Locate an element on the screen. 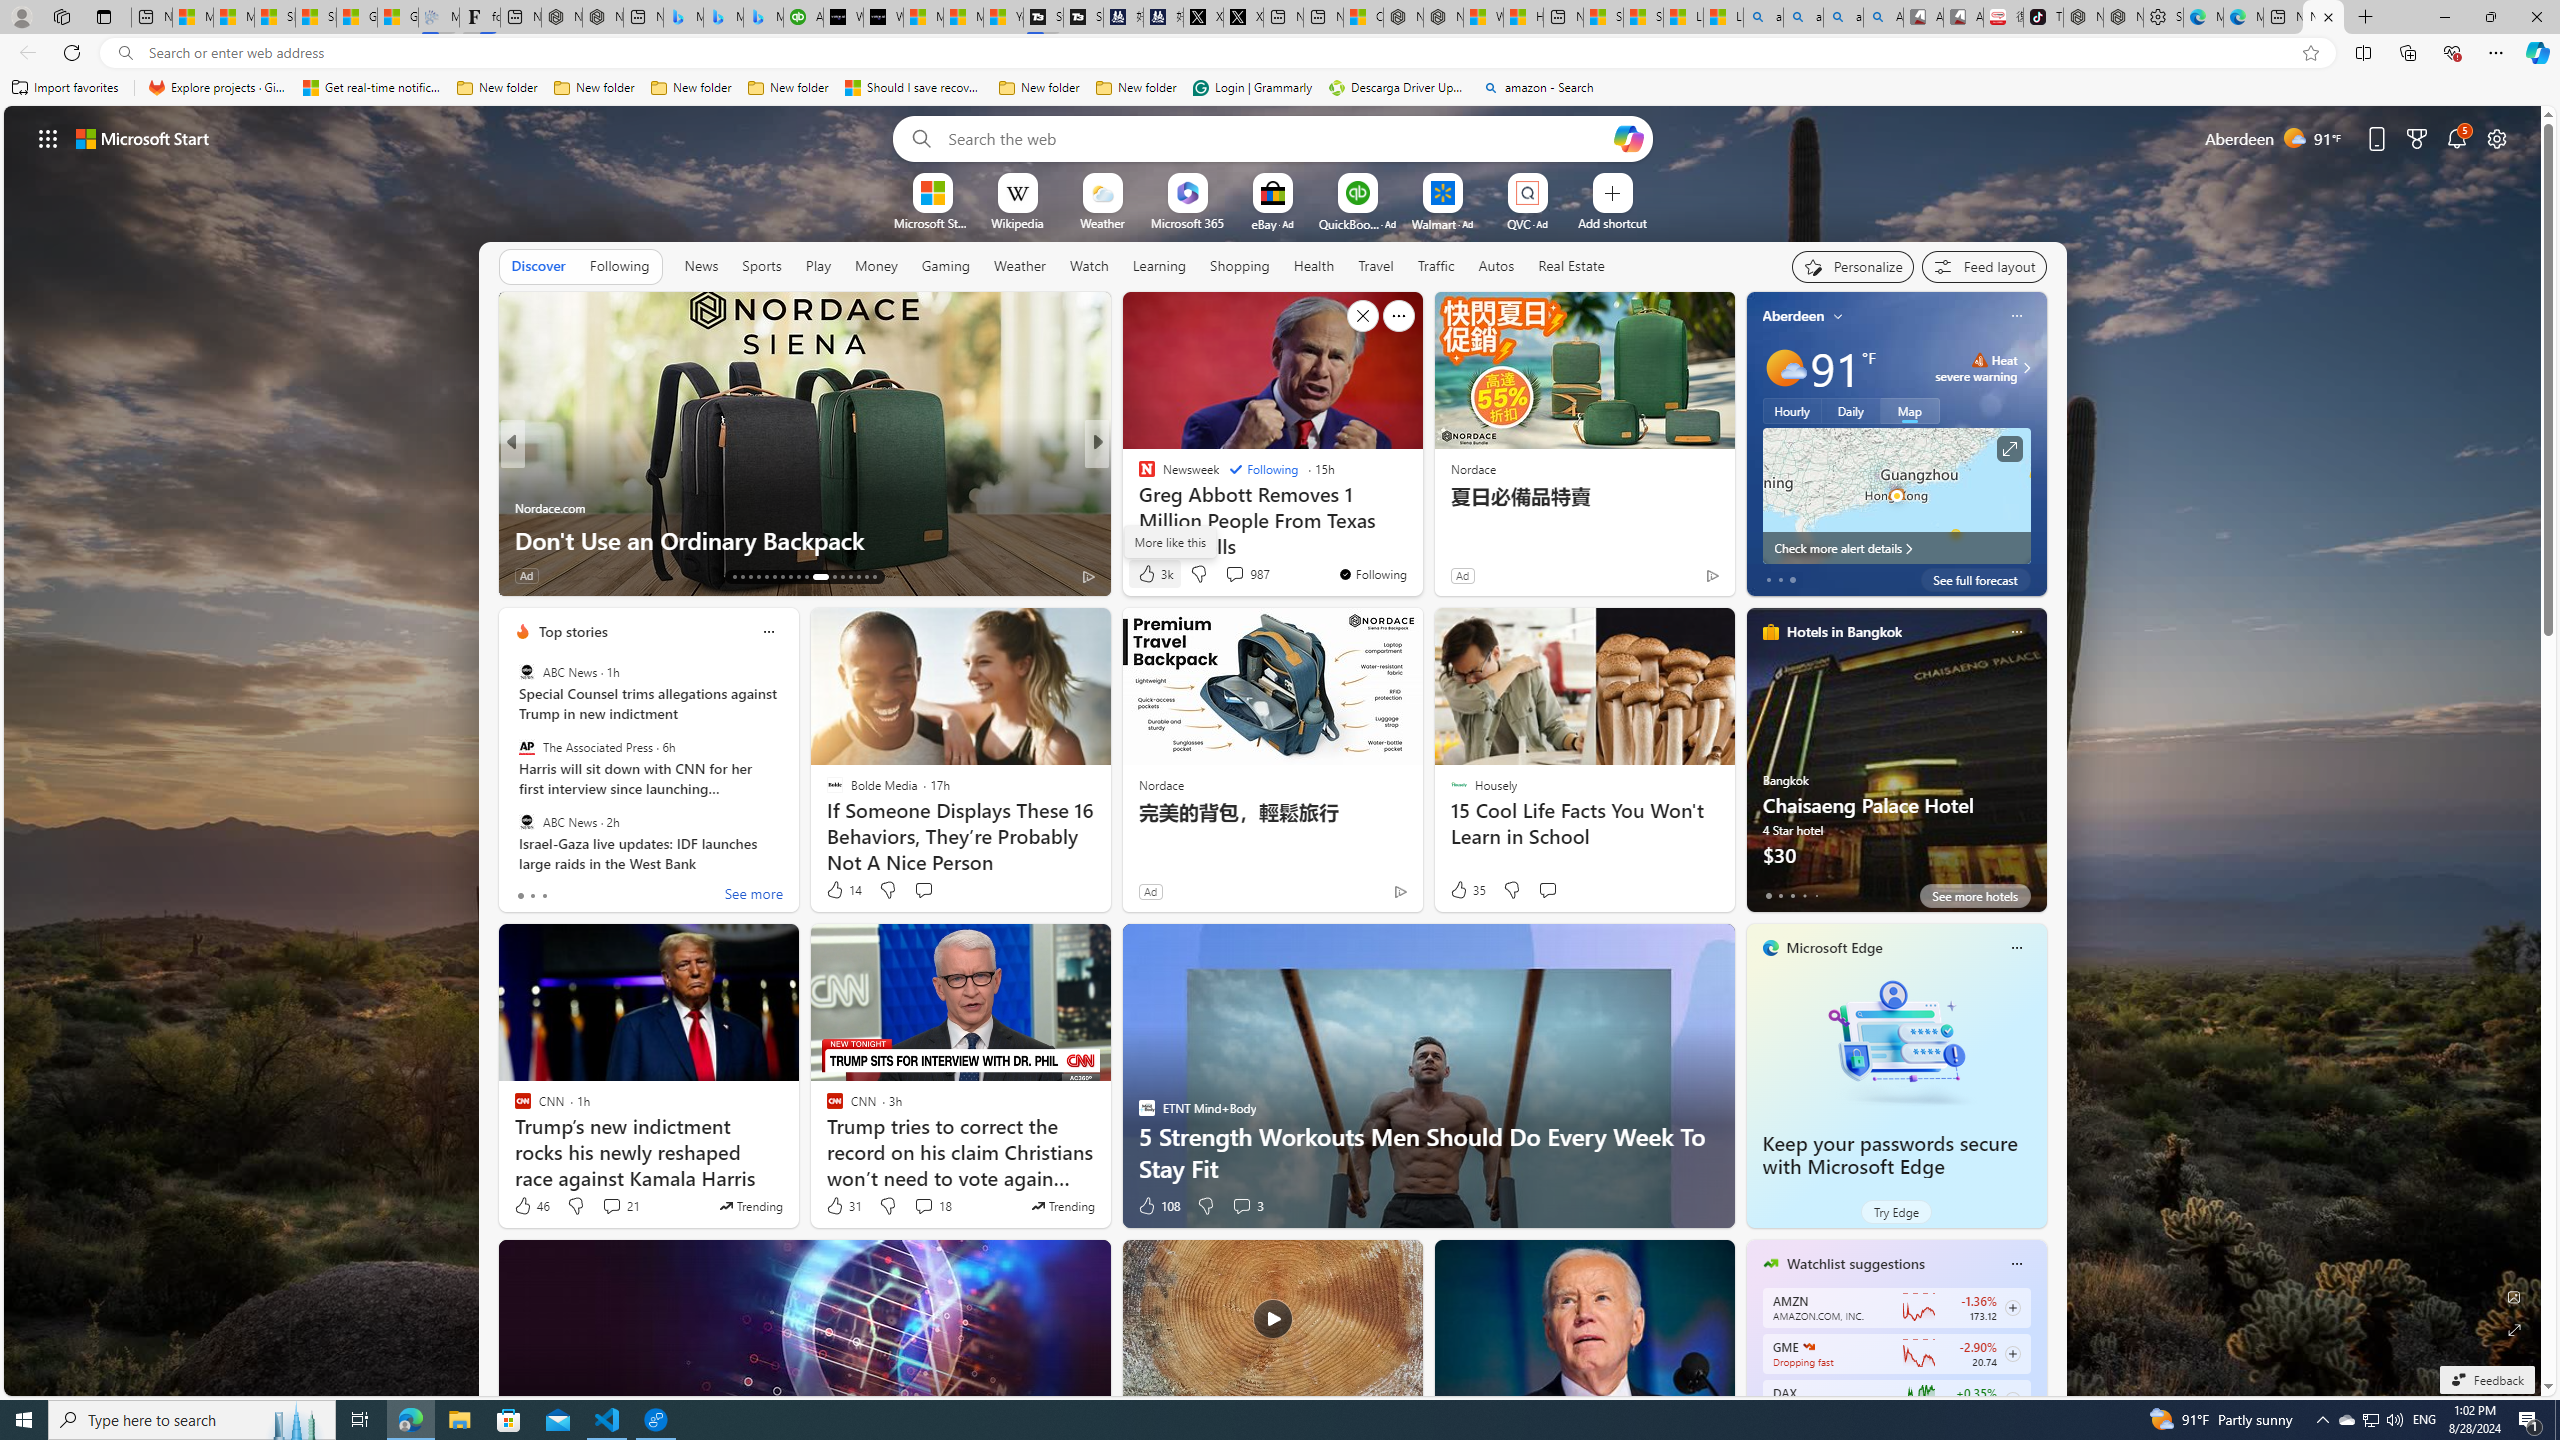 This screenshot has width=2560, height=1440. 'Wikipedia' is located at coordinates (1016, 222).